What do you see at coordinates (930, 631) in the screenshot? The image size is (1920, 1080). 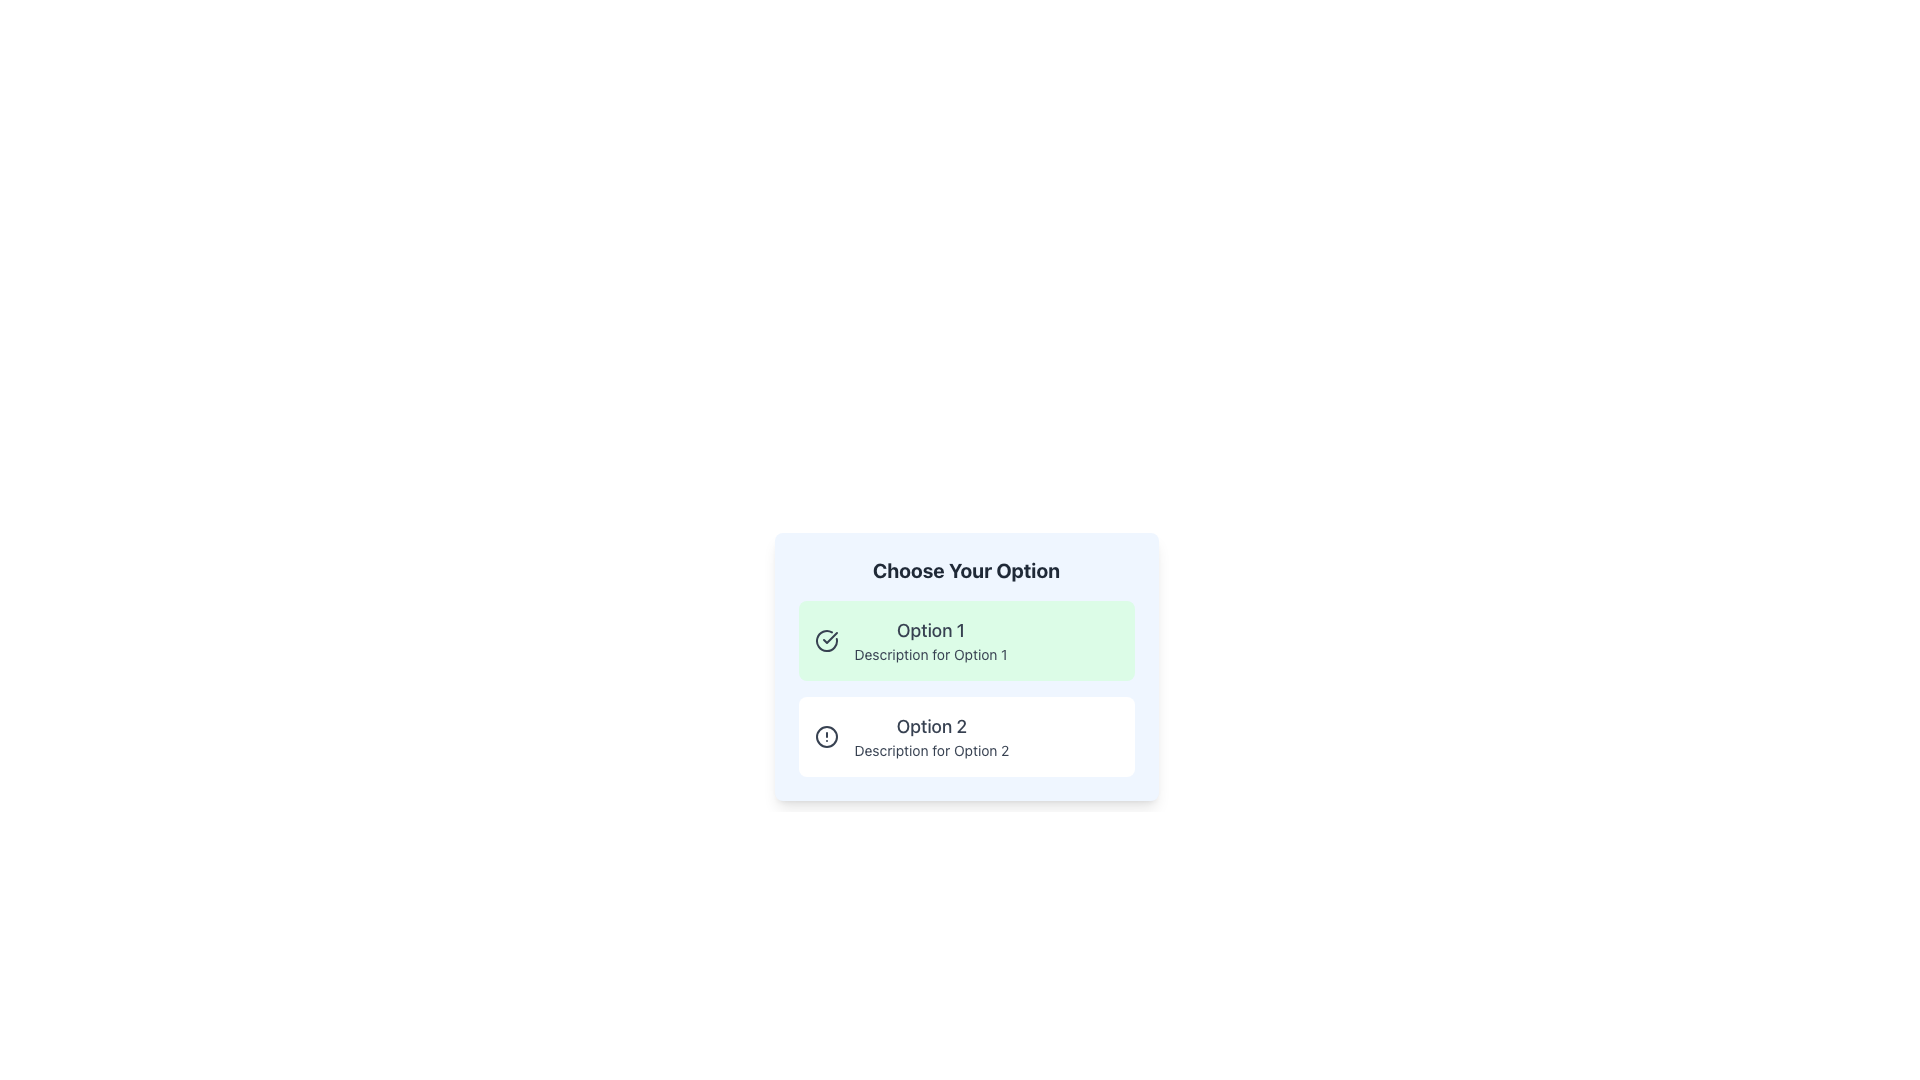 I see `the text label that serves as the title for the first selectable option in the list, located above the text 'Description for Option 1'` at bounding box center [930, 631].